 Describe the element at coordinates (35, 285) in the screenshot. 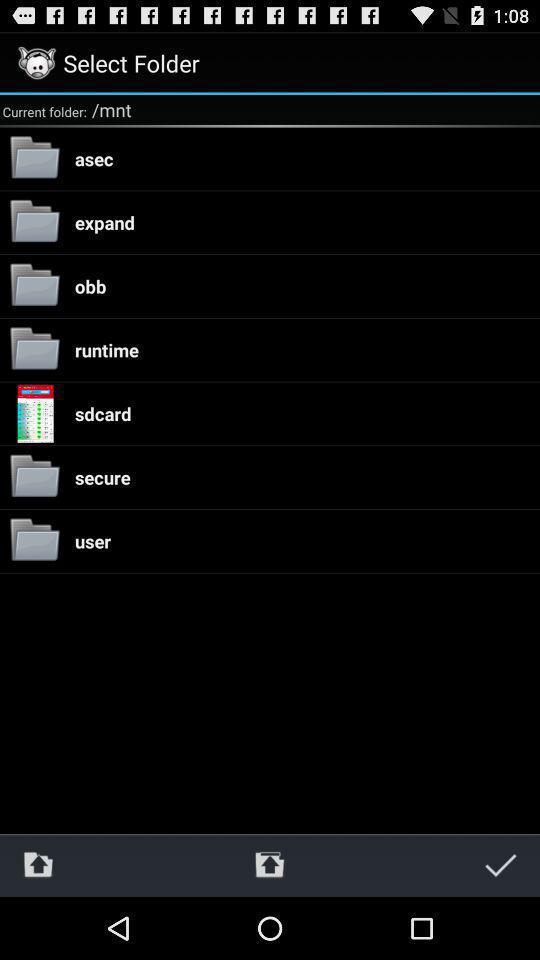

I see `the folder icon left to obb` at that location.